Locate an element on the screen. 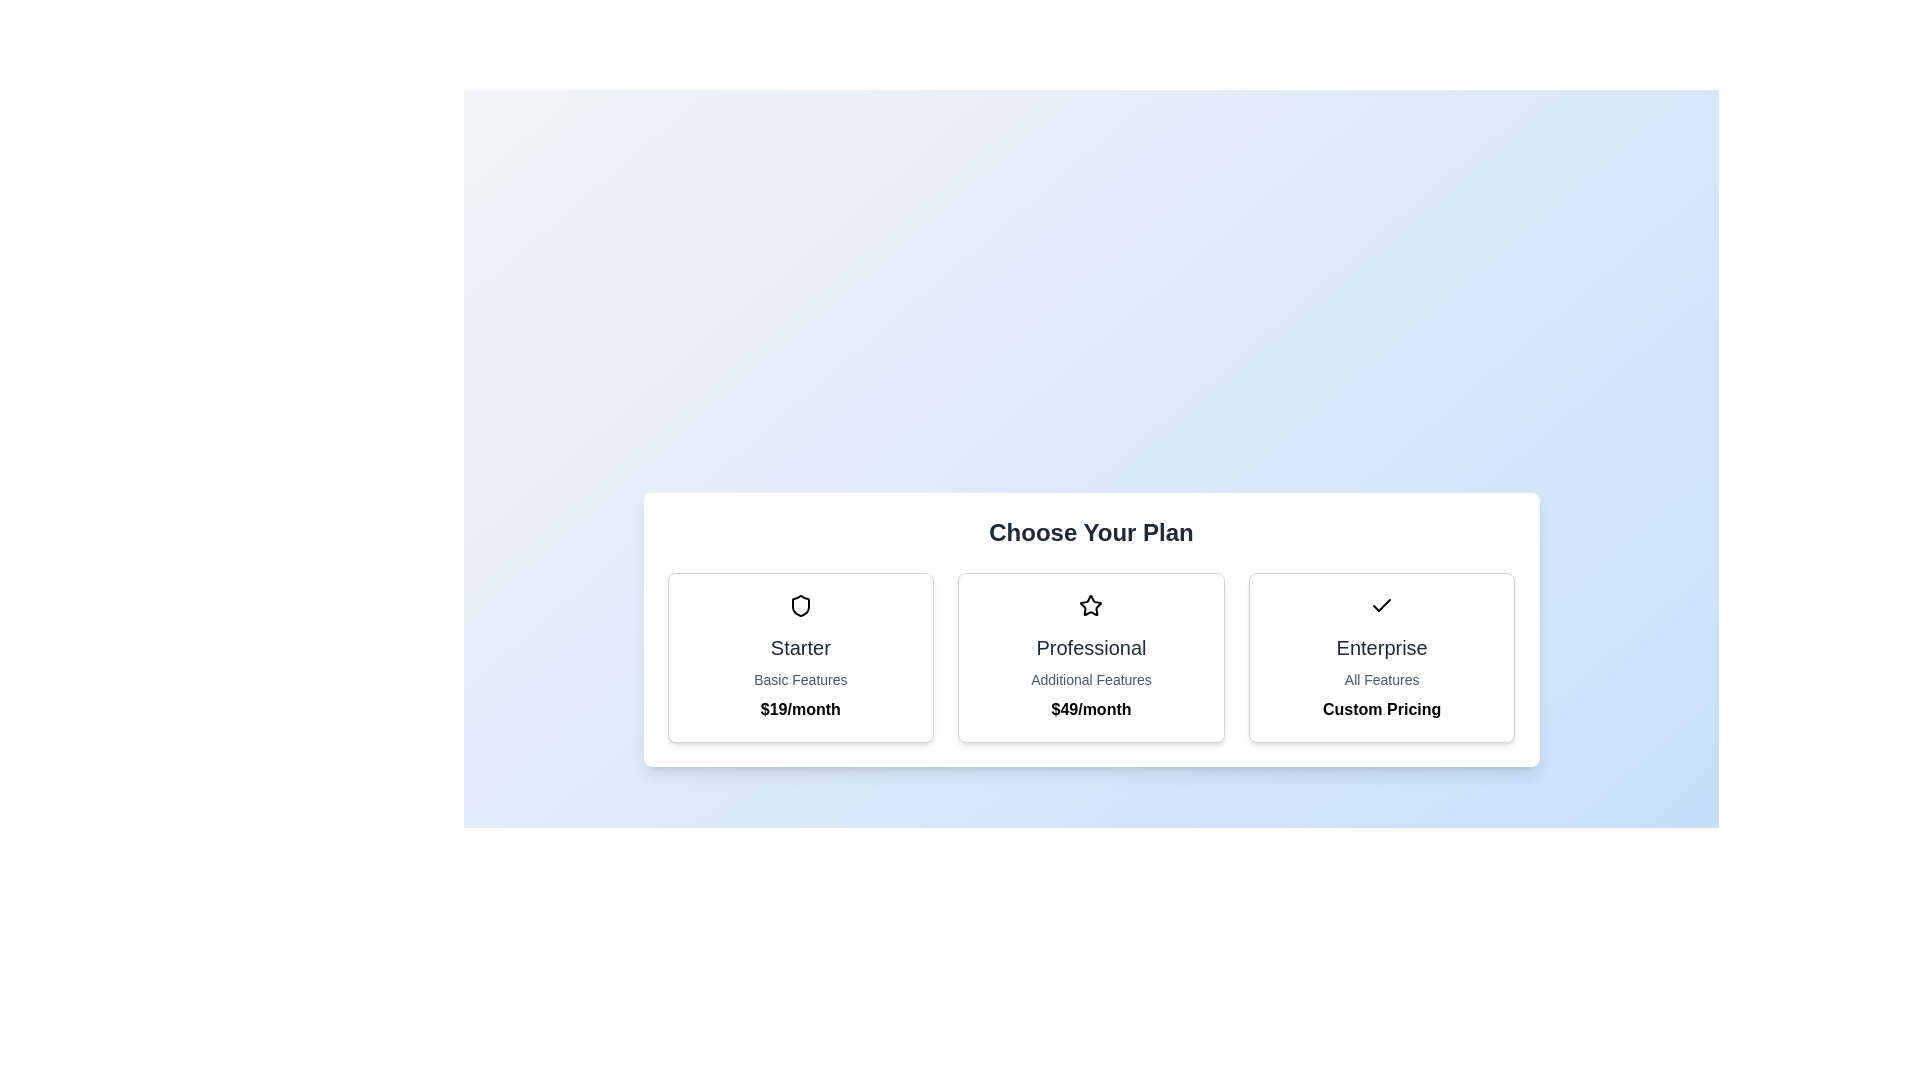 The width and height of the screenshot is (1920, 1080). the black check mark icon located in the center of the Enterprise plan card is located at coordinates (1381, 604).